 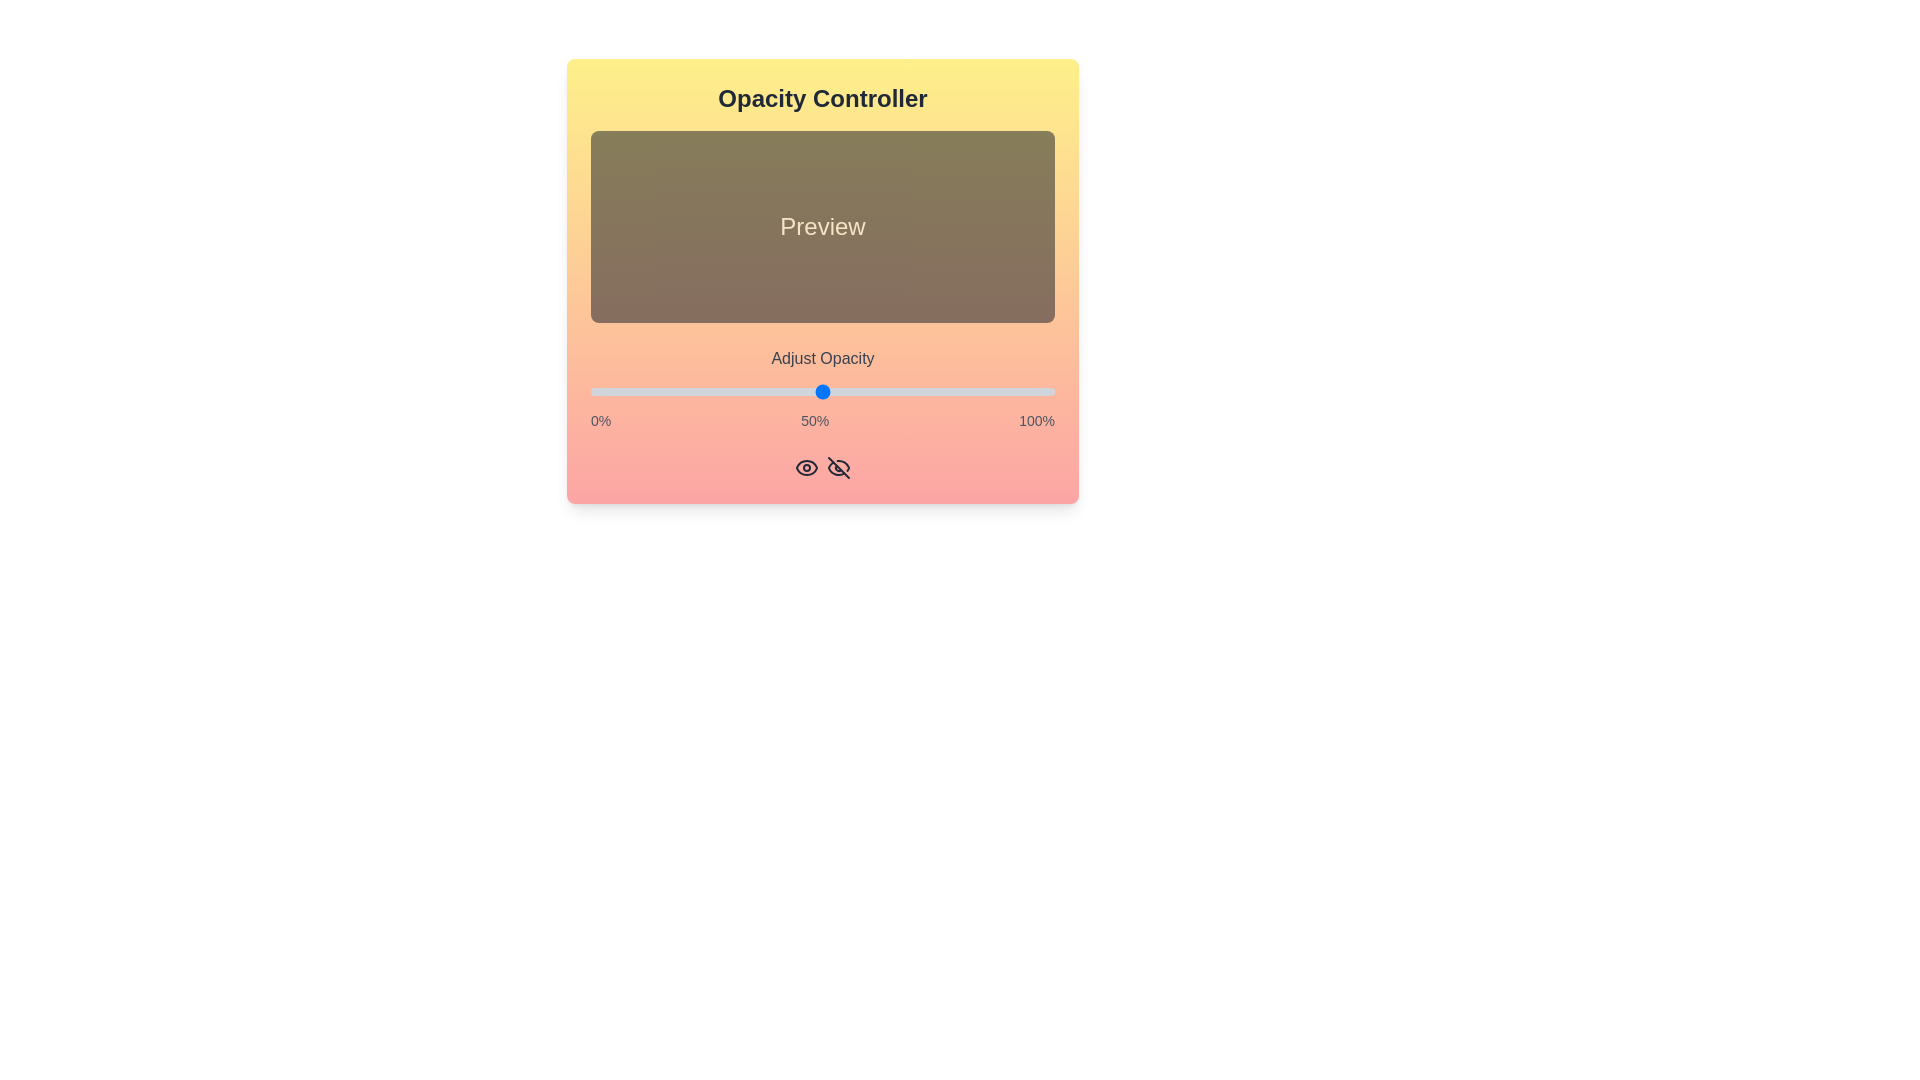 What do you see at coordinates (891, 392) in the screenshot?
I see `the opacity slider to 65%` at bounding box center [891, 392].